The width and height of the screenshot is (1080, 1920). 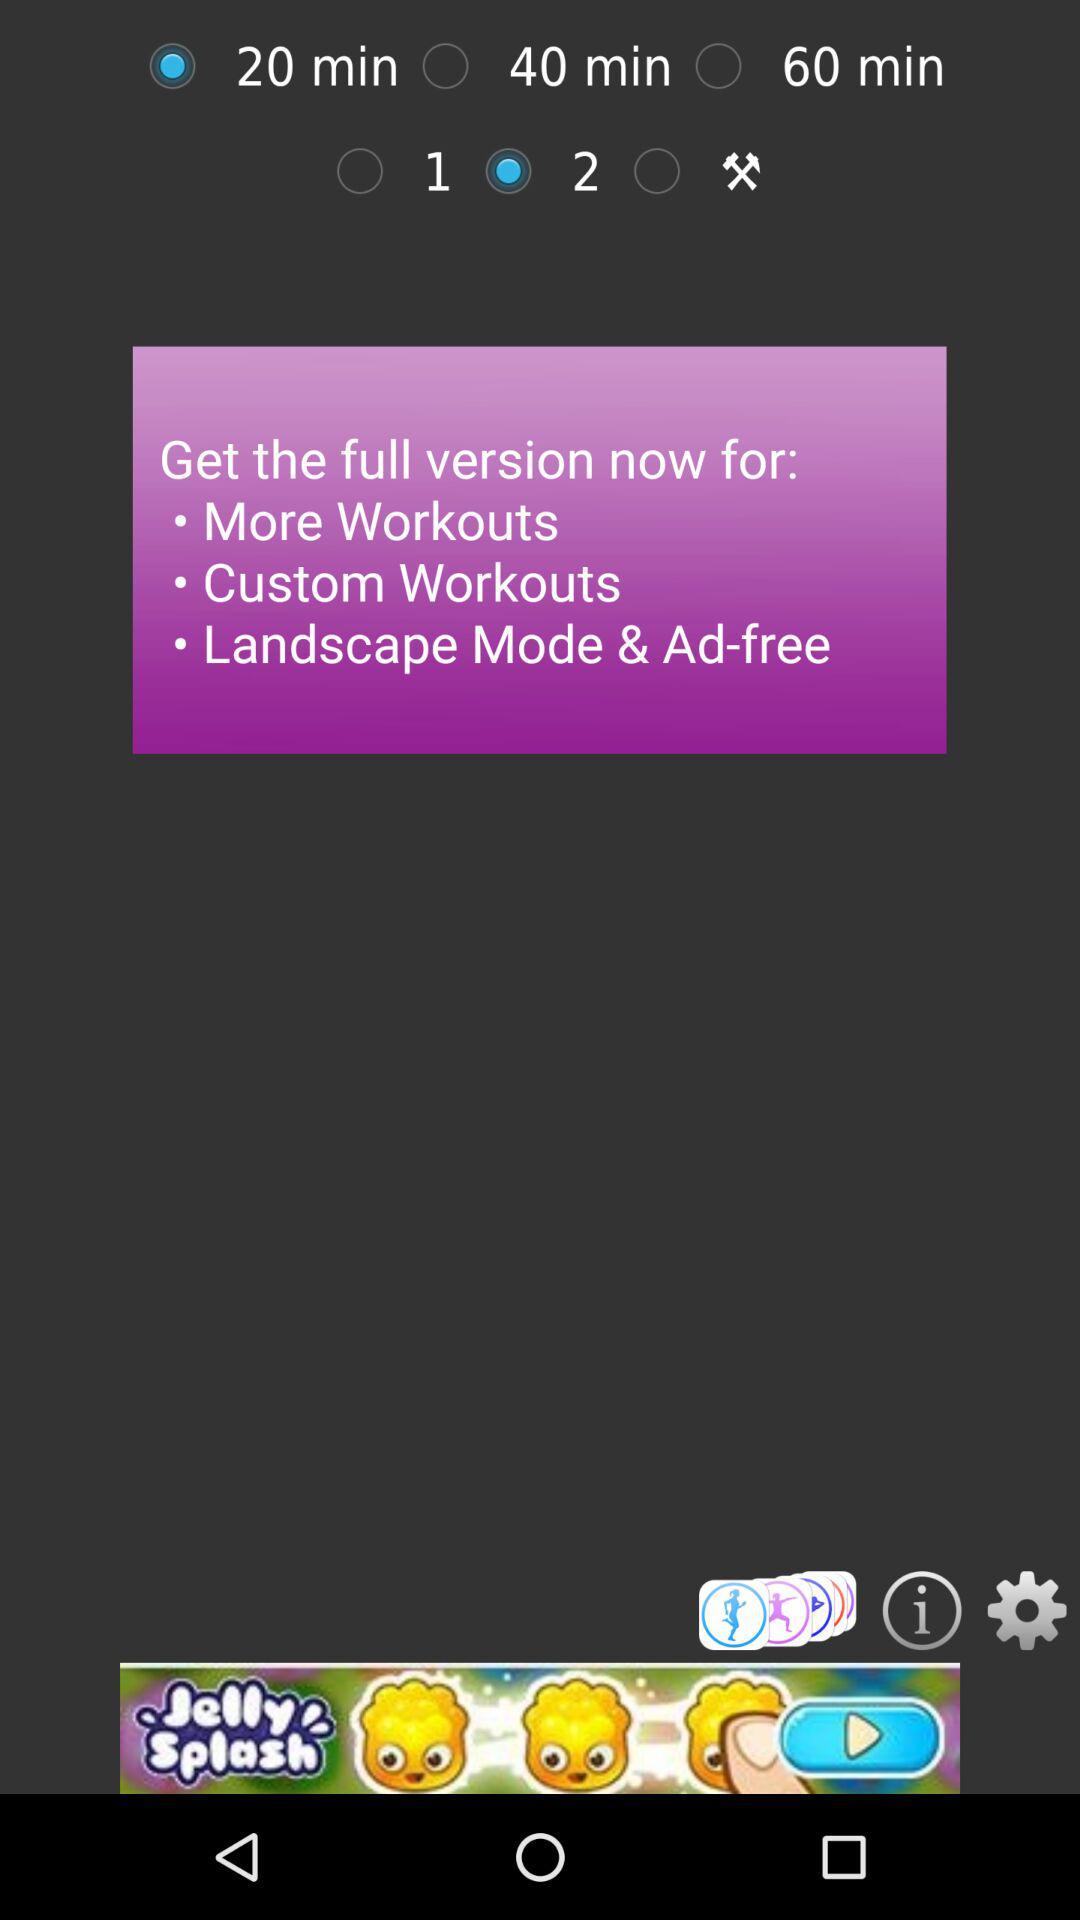 What do you see at coordinates (370, 171) in the screenshot?
I see `1` at bounding box center [370, 171].